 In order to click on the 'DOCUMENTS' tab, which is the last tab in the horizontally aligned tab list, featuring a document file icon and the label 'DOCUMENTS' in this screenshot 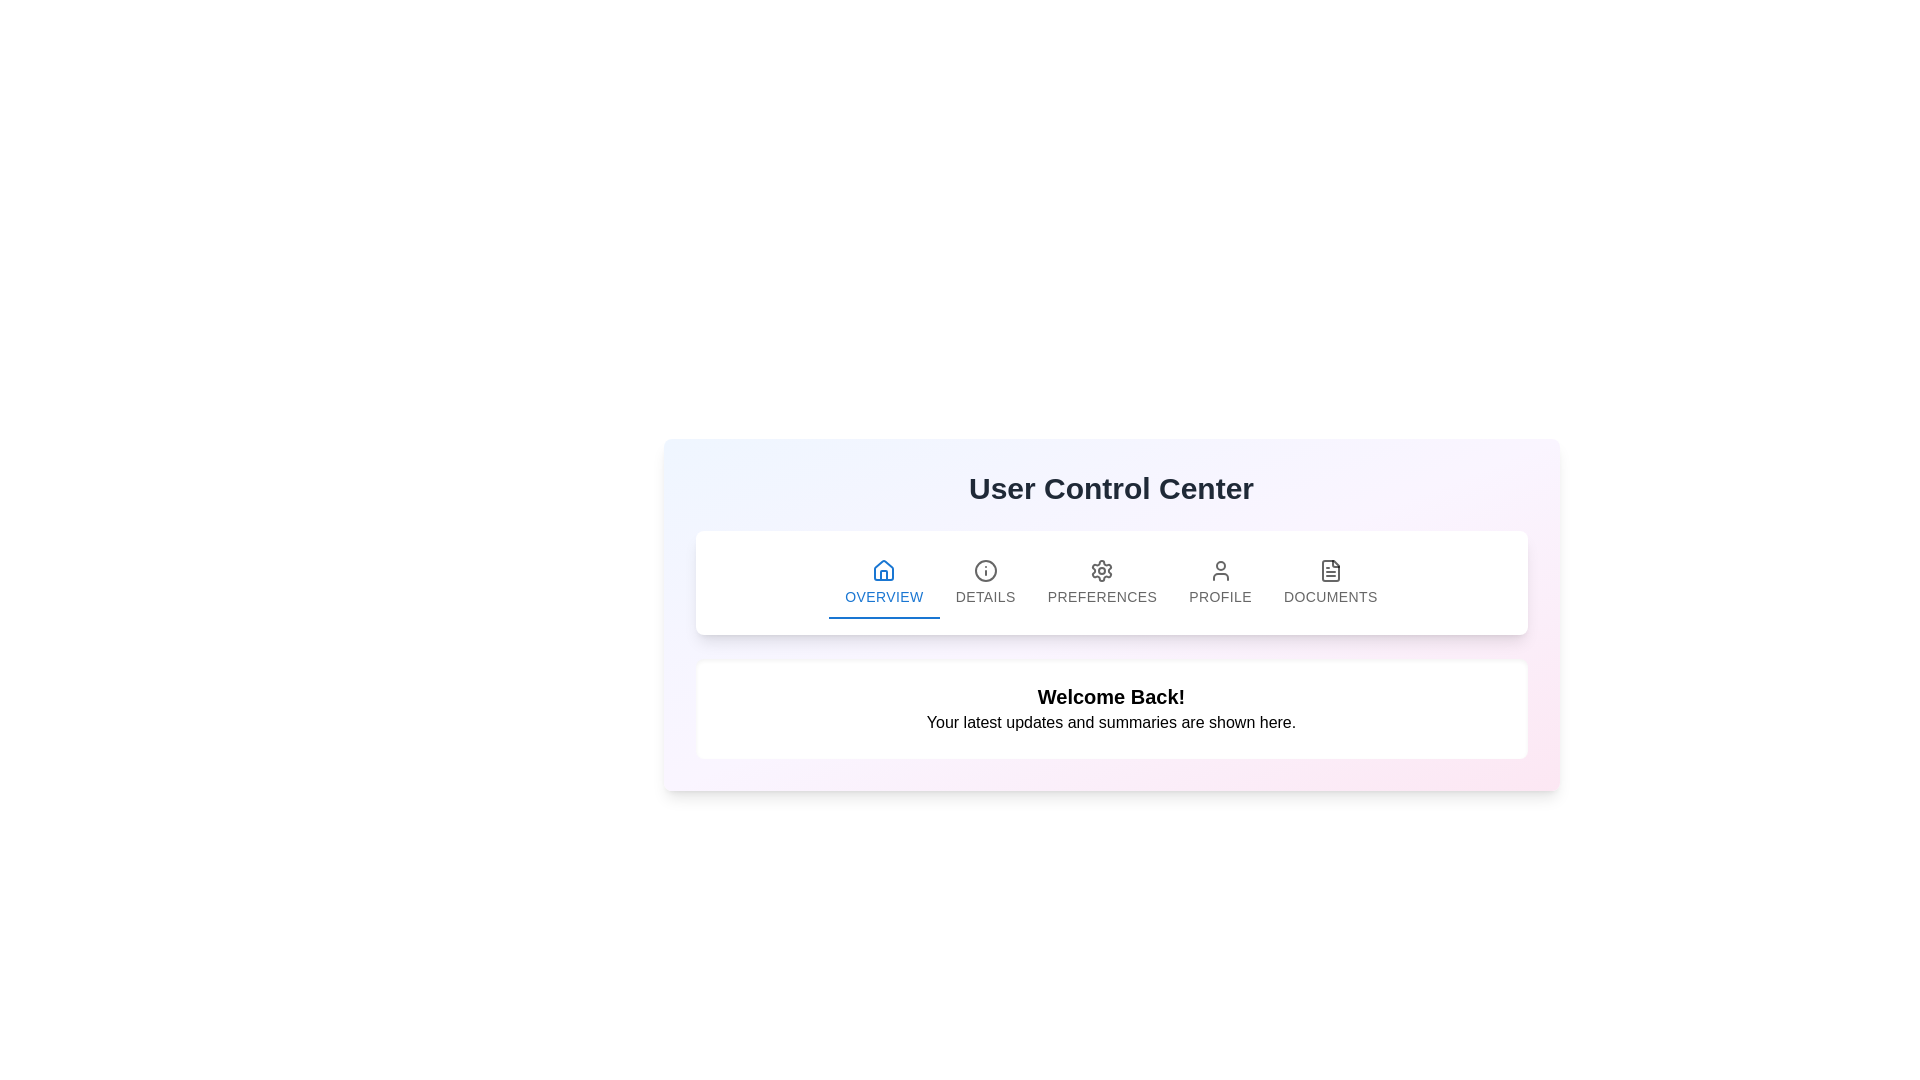, I will do `click(1330, 582)`.